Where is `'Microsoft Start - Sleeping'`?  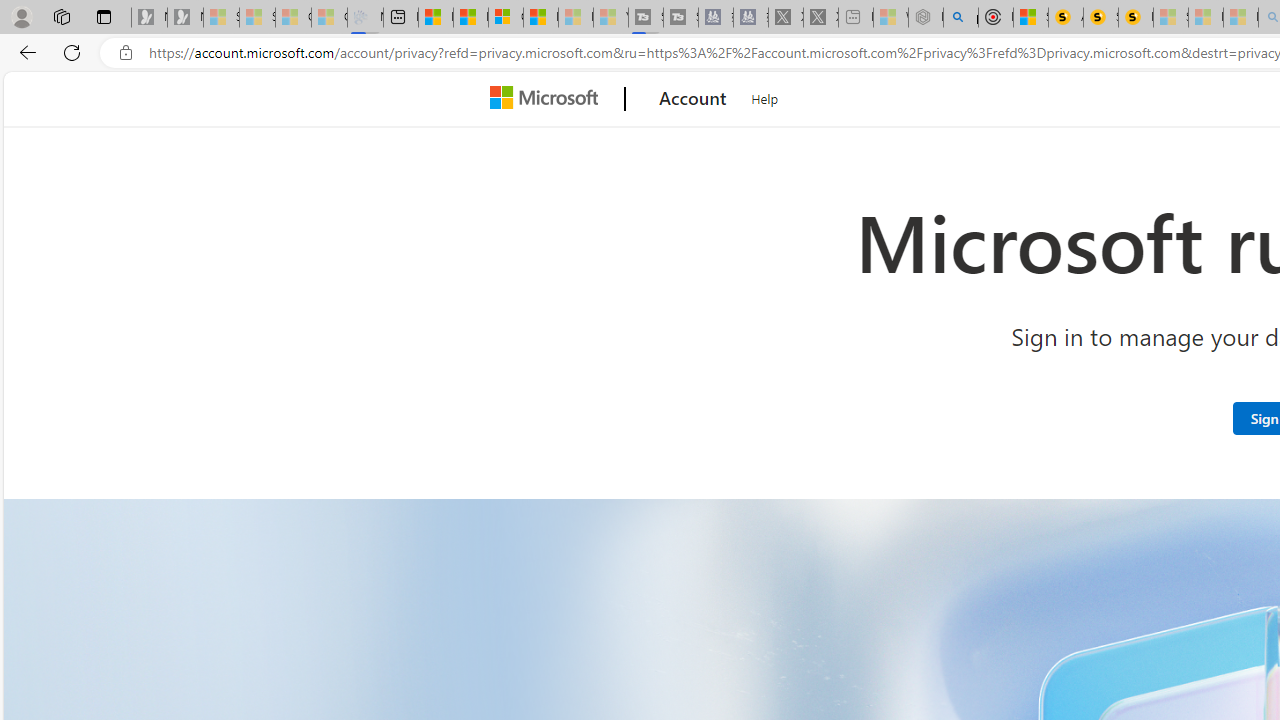 'Microsoft Start - Sleeping' is located at coordinates (575, 17).